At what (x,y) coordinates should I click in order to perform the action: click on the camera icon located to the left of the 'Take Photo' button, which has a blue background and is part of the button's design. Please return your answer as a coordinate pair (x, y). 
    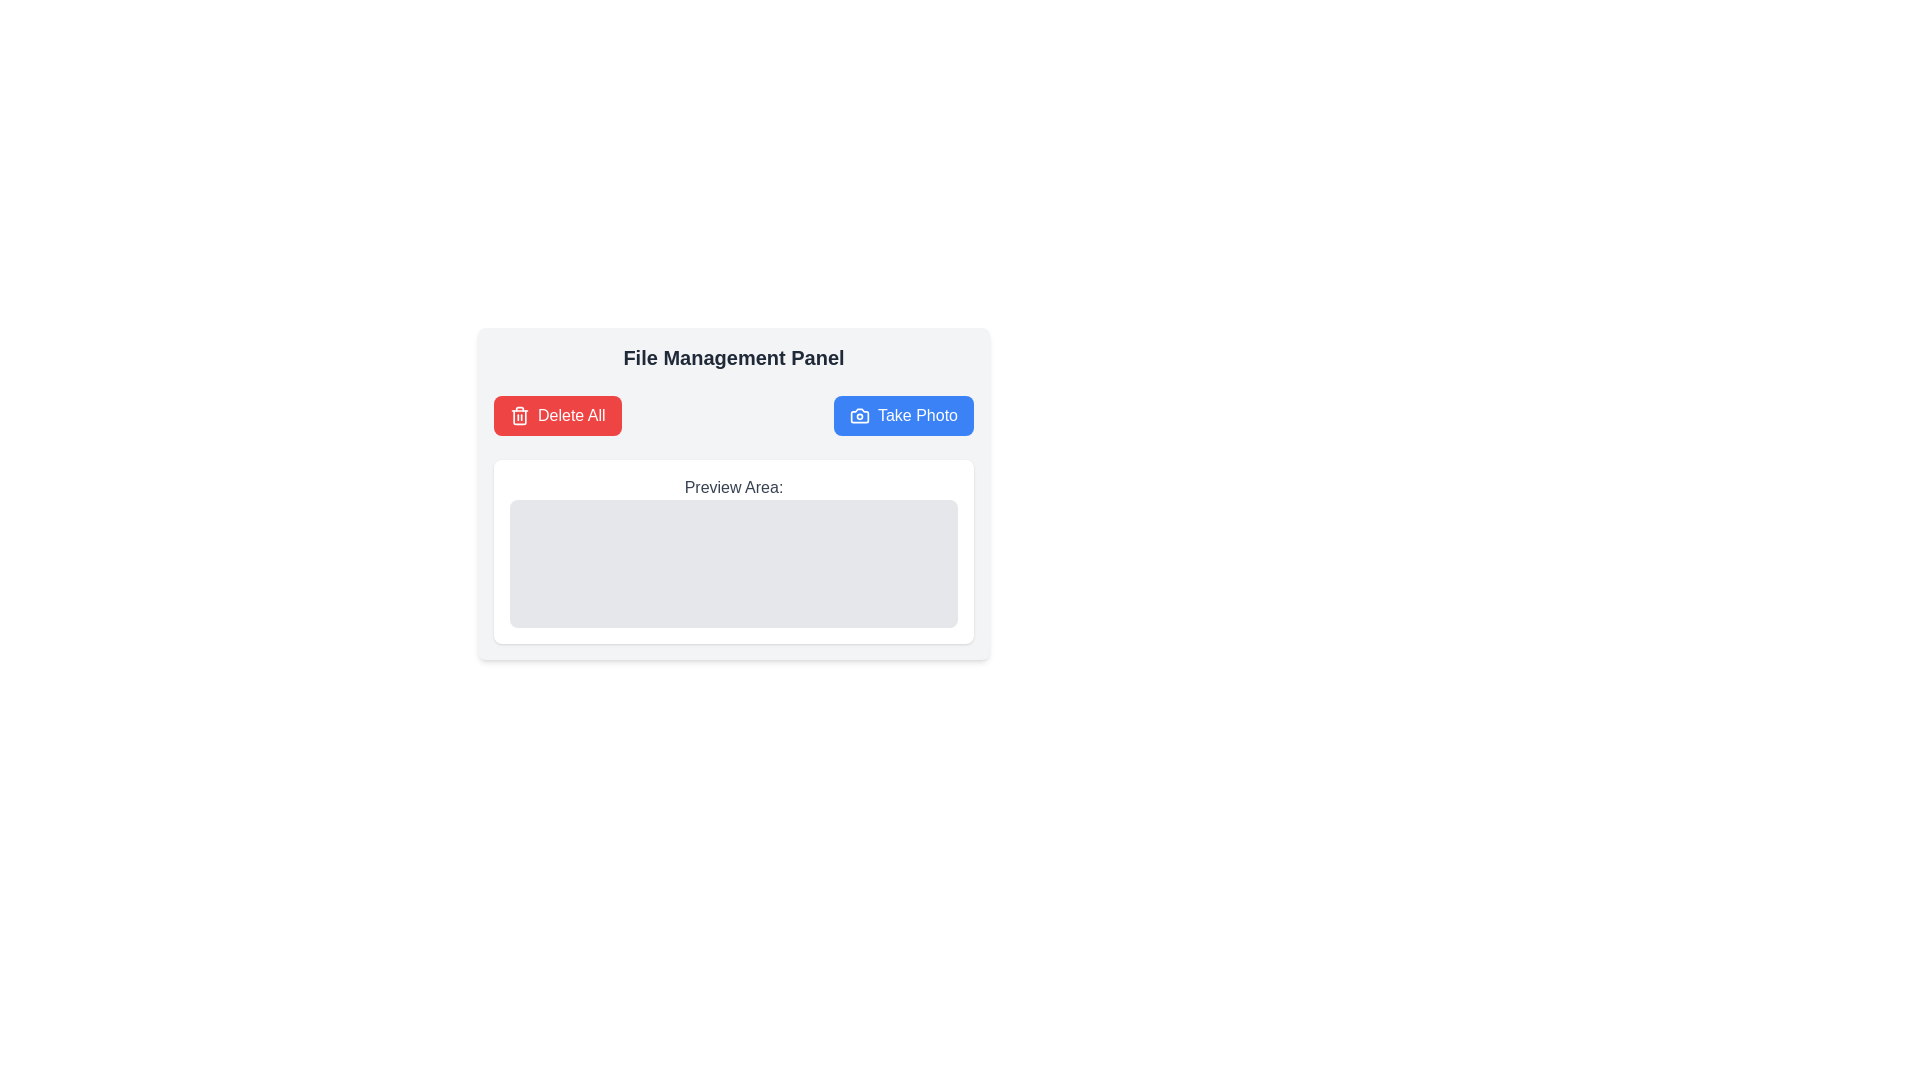
    Looking at the image, I should click on (859, 415).